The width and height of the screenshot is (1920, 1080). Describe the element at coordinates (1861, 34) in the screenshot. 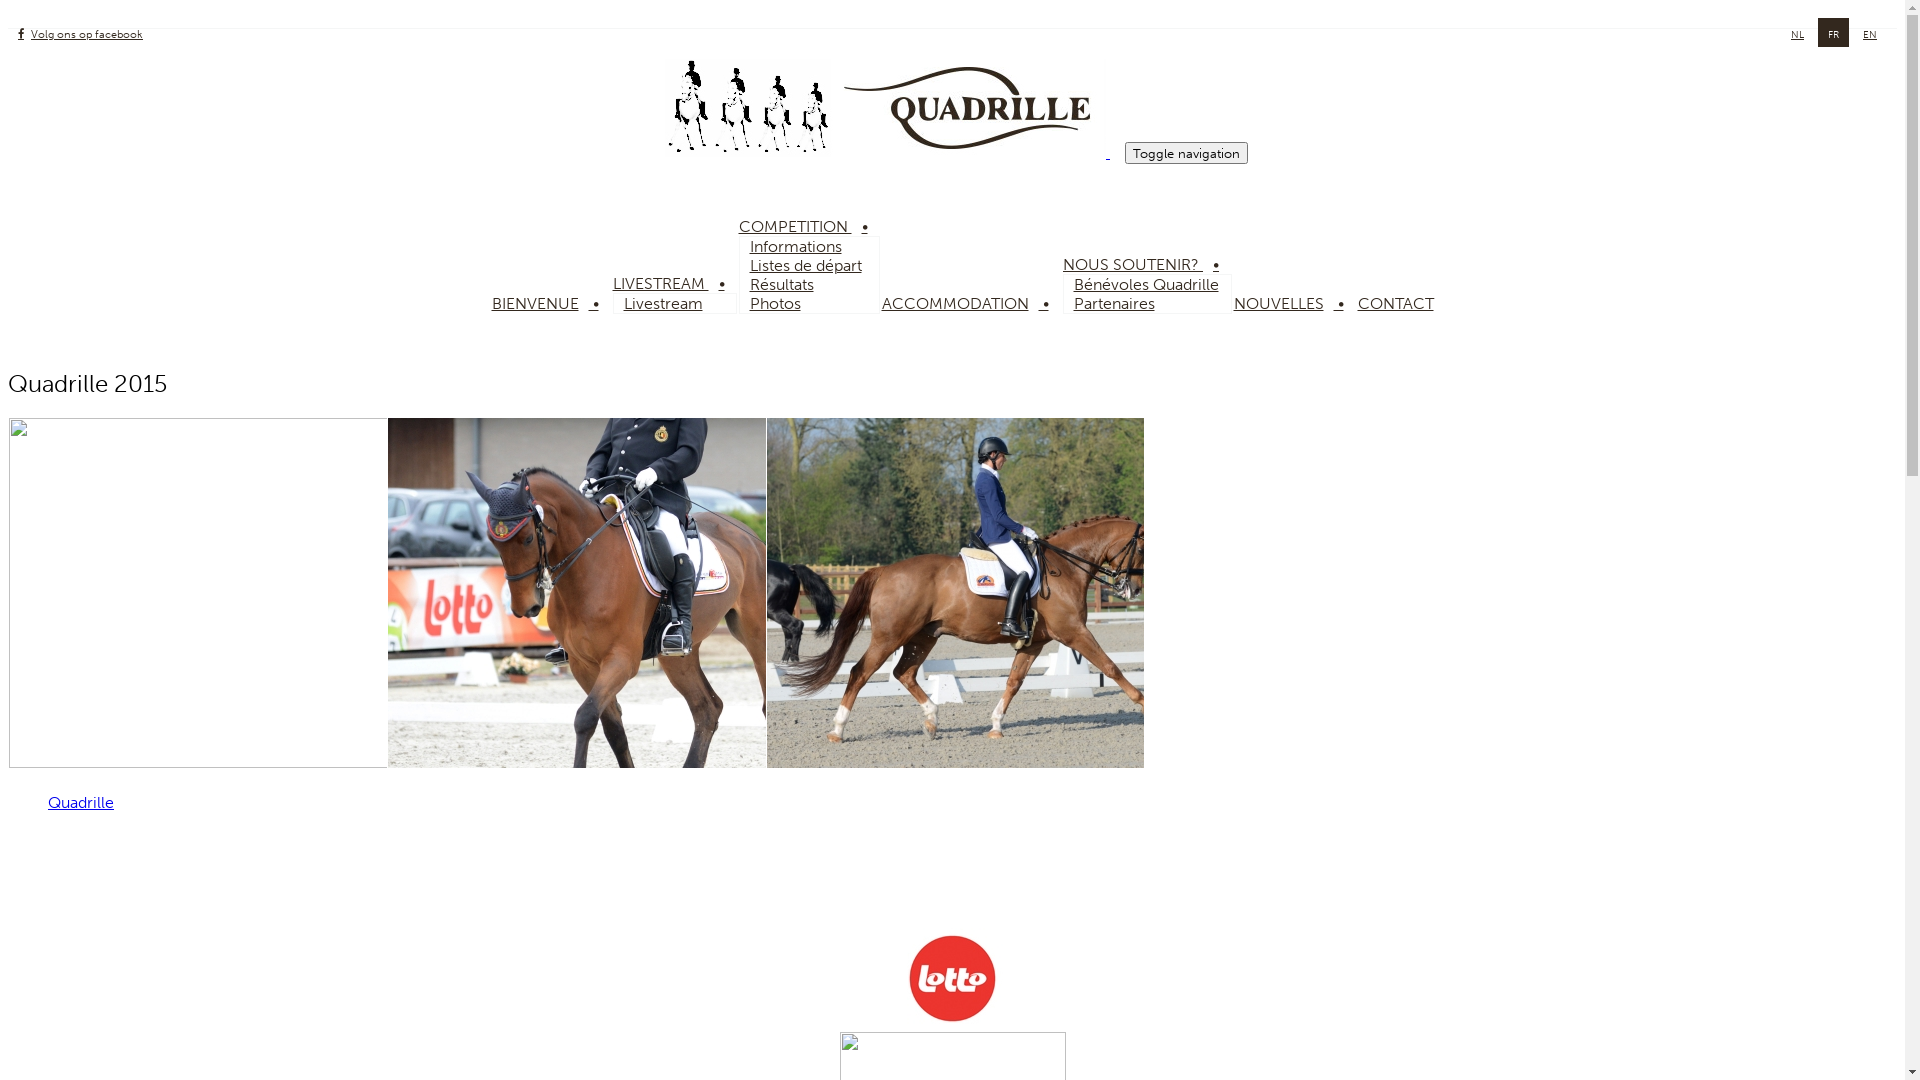

I see `'EN'` at that location.